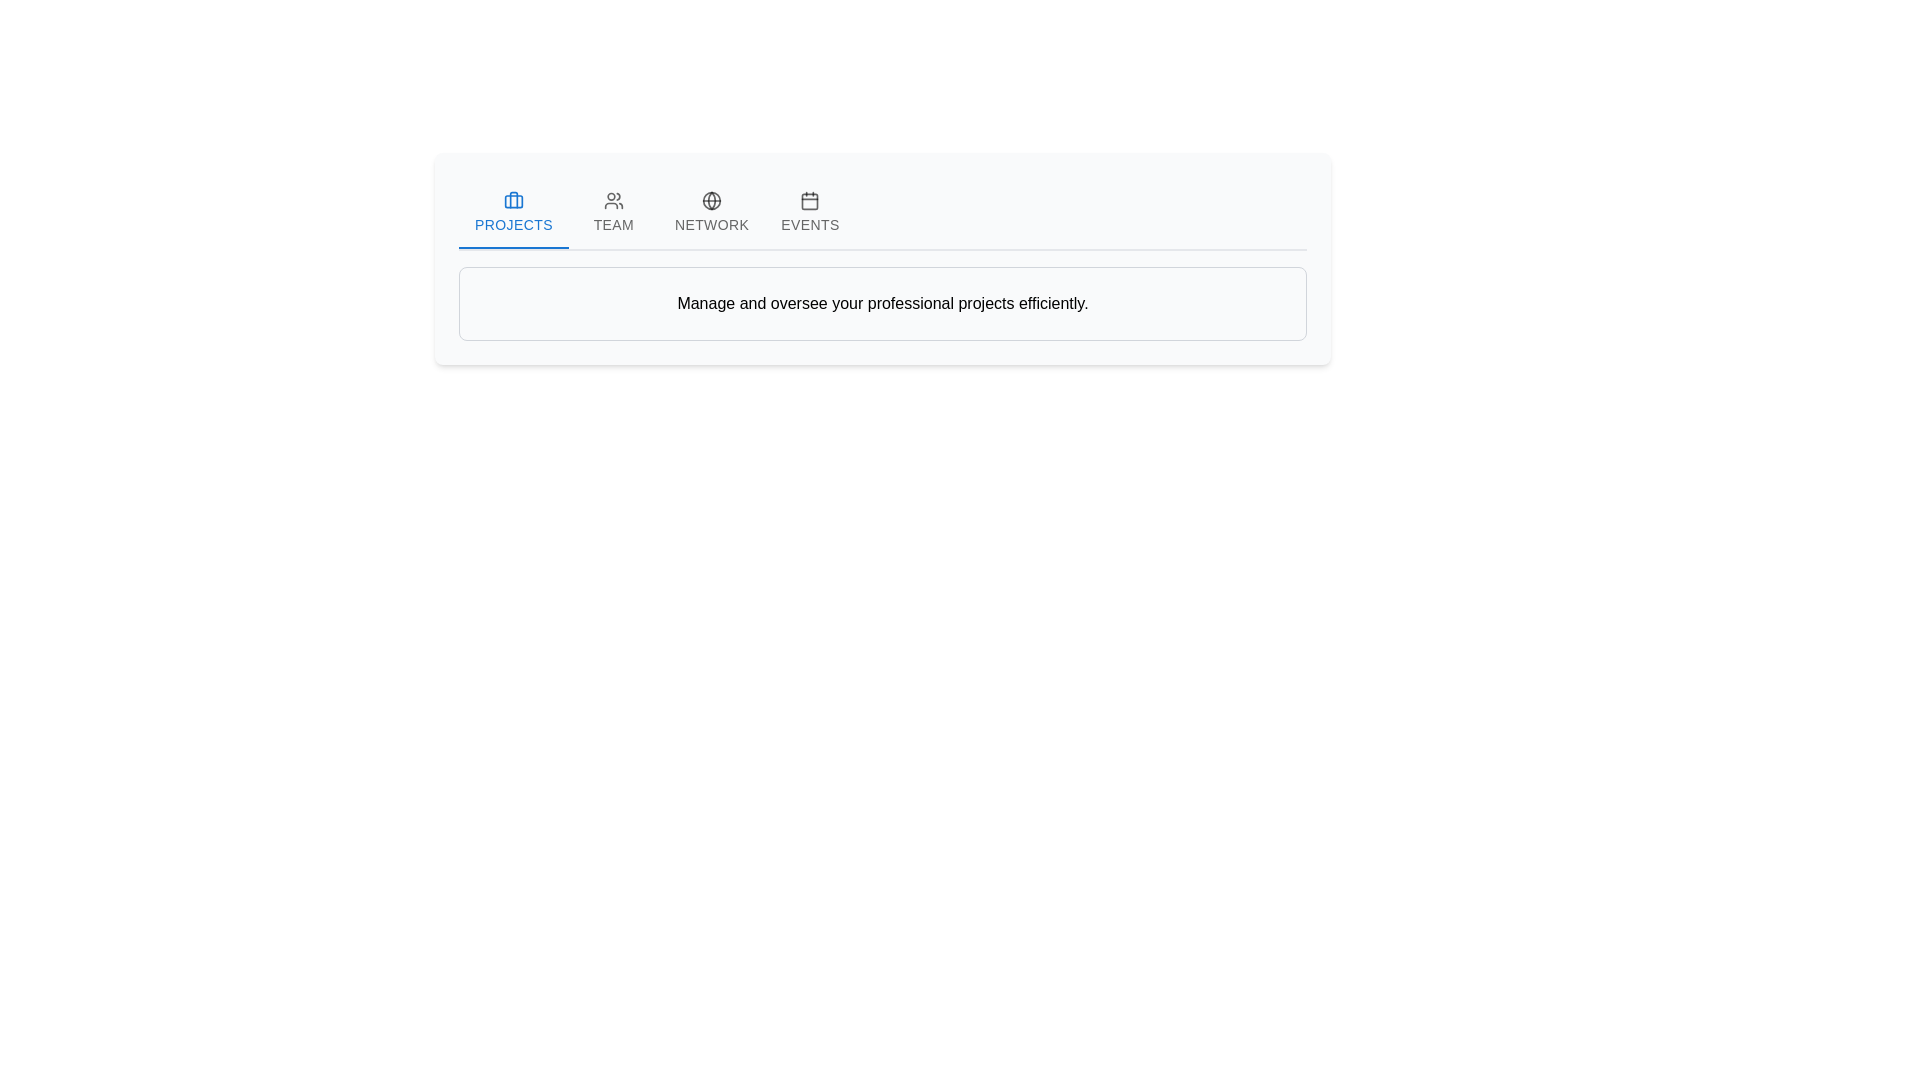 Image resolution: width=1920 pixels, height=1080 pixels. Describe the element at coordinates (612, 201) in the screenshot. I see `the 'TEAM' tab icon located above the text 'TEAM' in the navigation bar` at that location.